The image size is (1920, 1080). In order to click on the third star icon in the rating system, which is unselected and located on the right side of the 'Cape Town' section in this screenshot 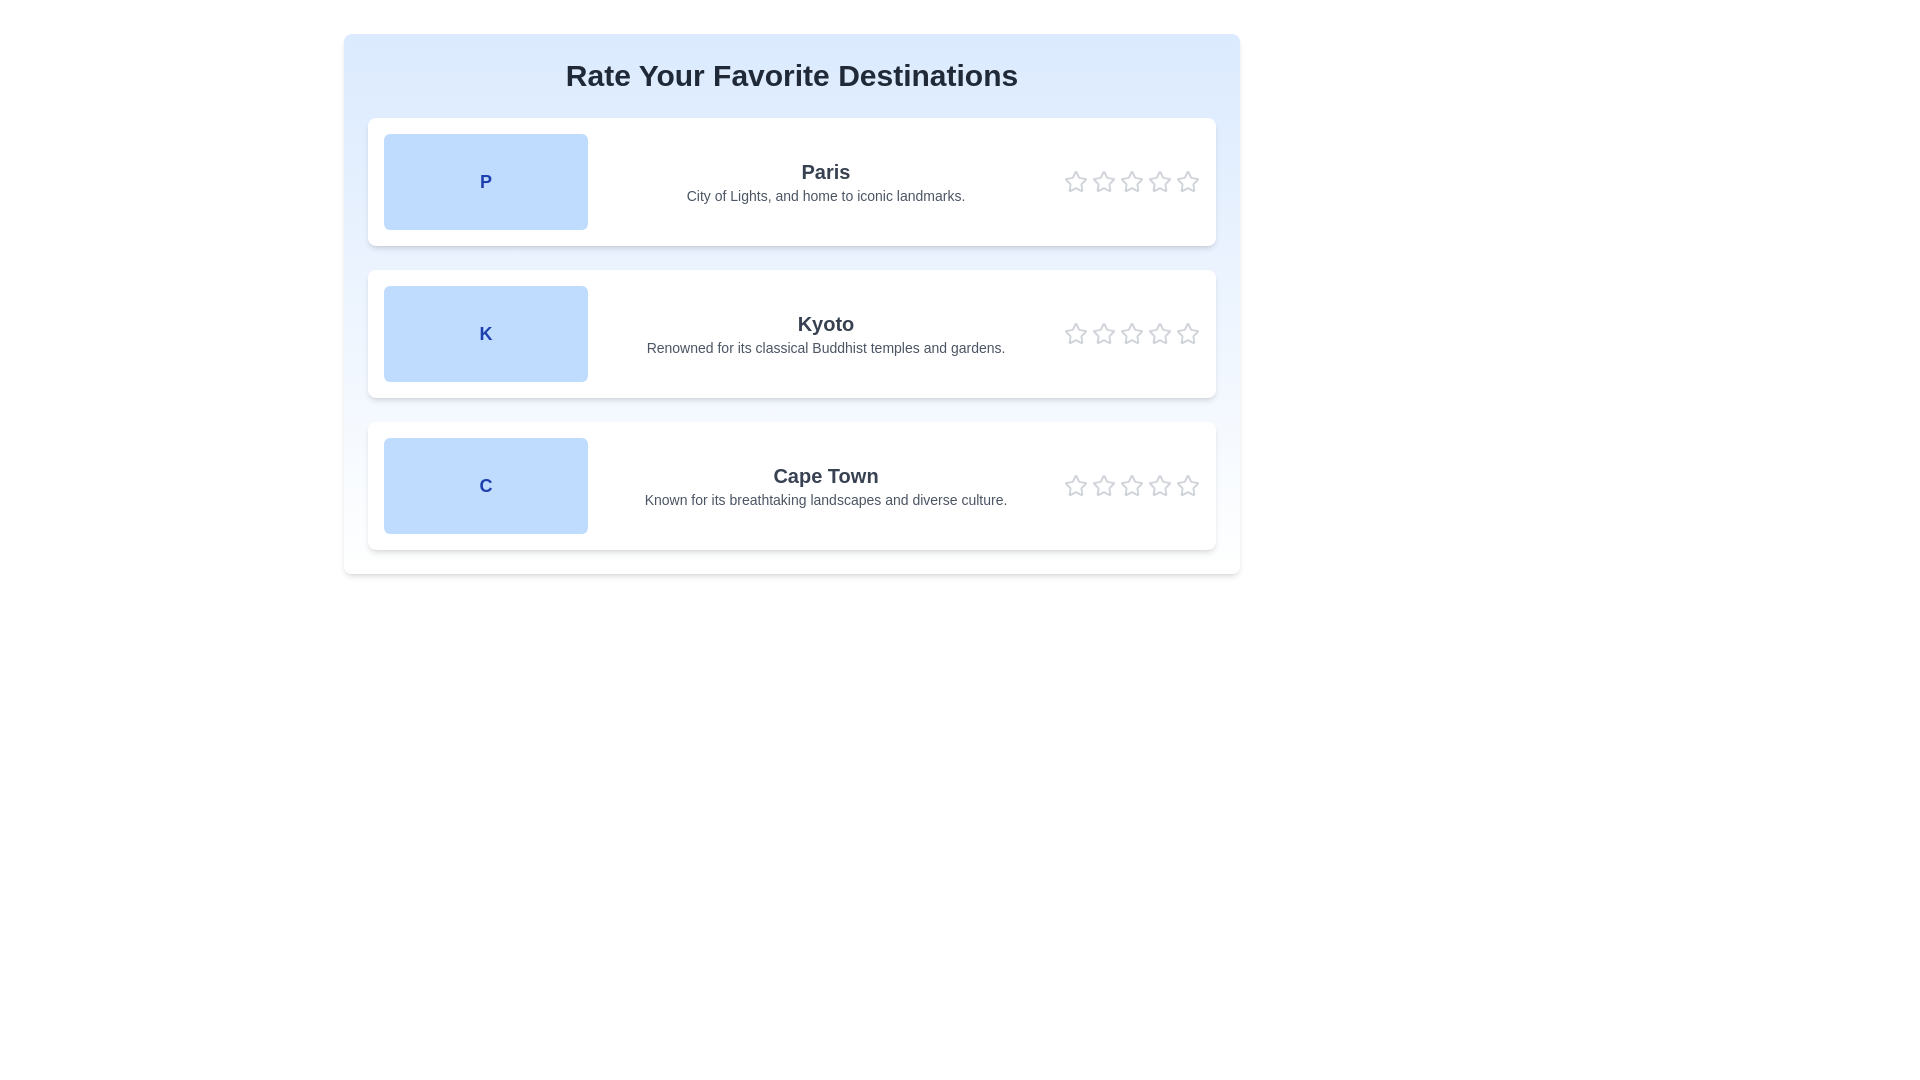, I will do `click(1132, 486)`.